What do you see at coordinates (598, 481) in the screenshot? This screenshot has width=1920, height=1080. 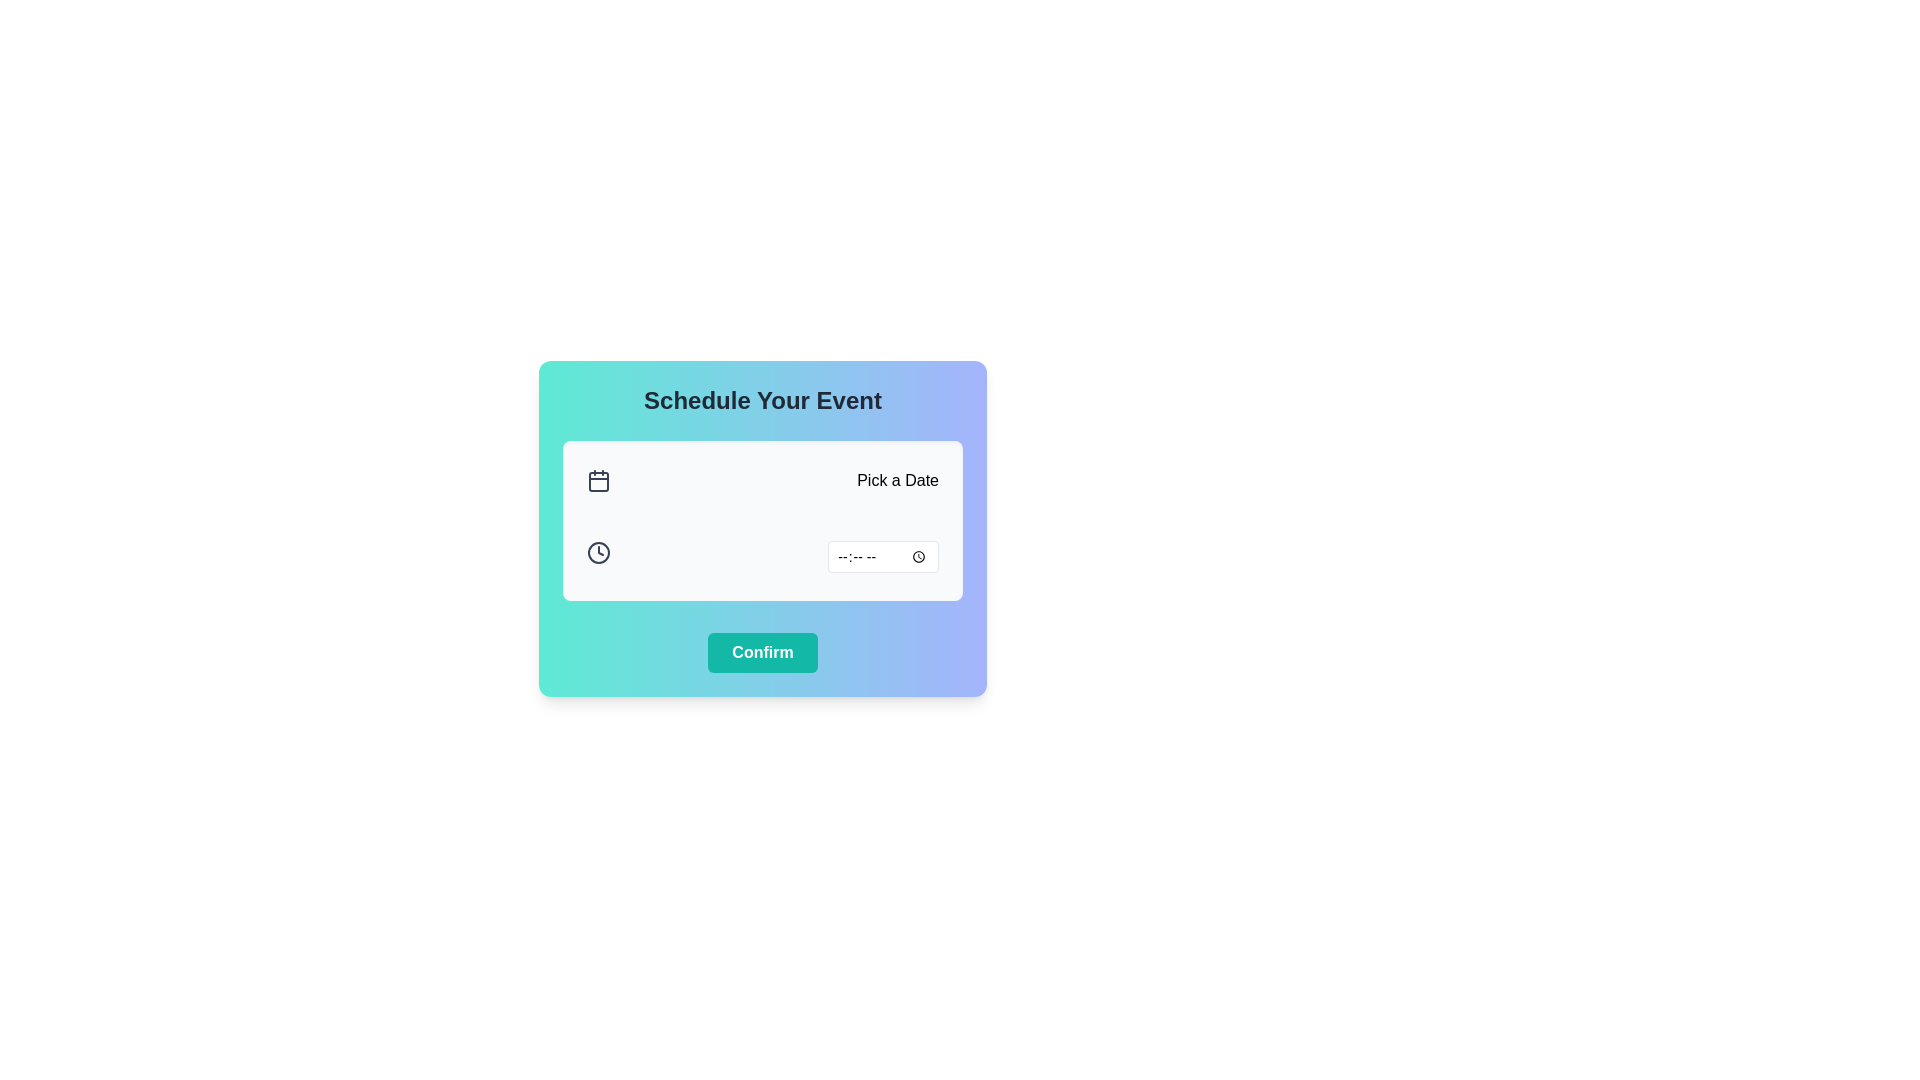 I see `the calendar icon located to the left of the 'Pick a Date' label in the upper section of the scheduling modal` at bounding box center [598, 481].